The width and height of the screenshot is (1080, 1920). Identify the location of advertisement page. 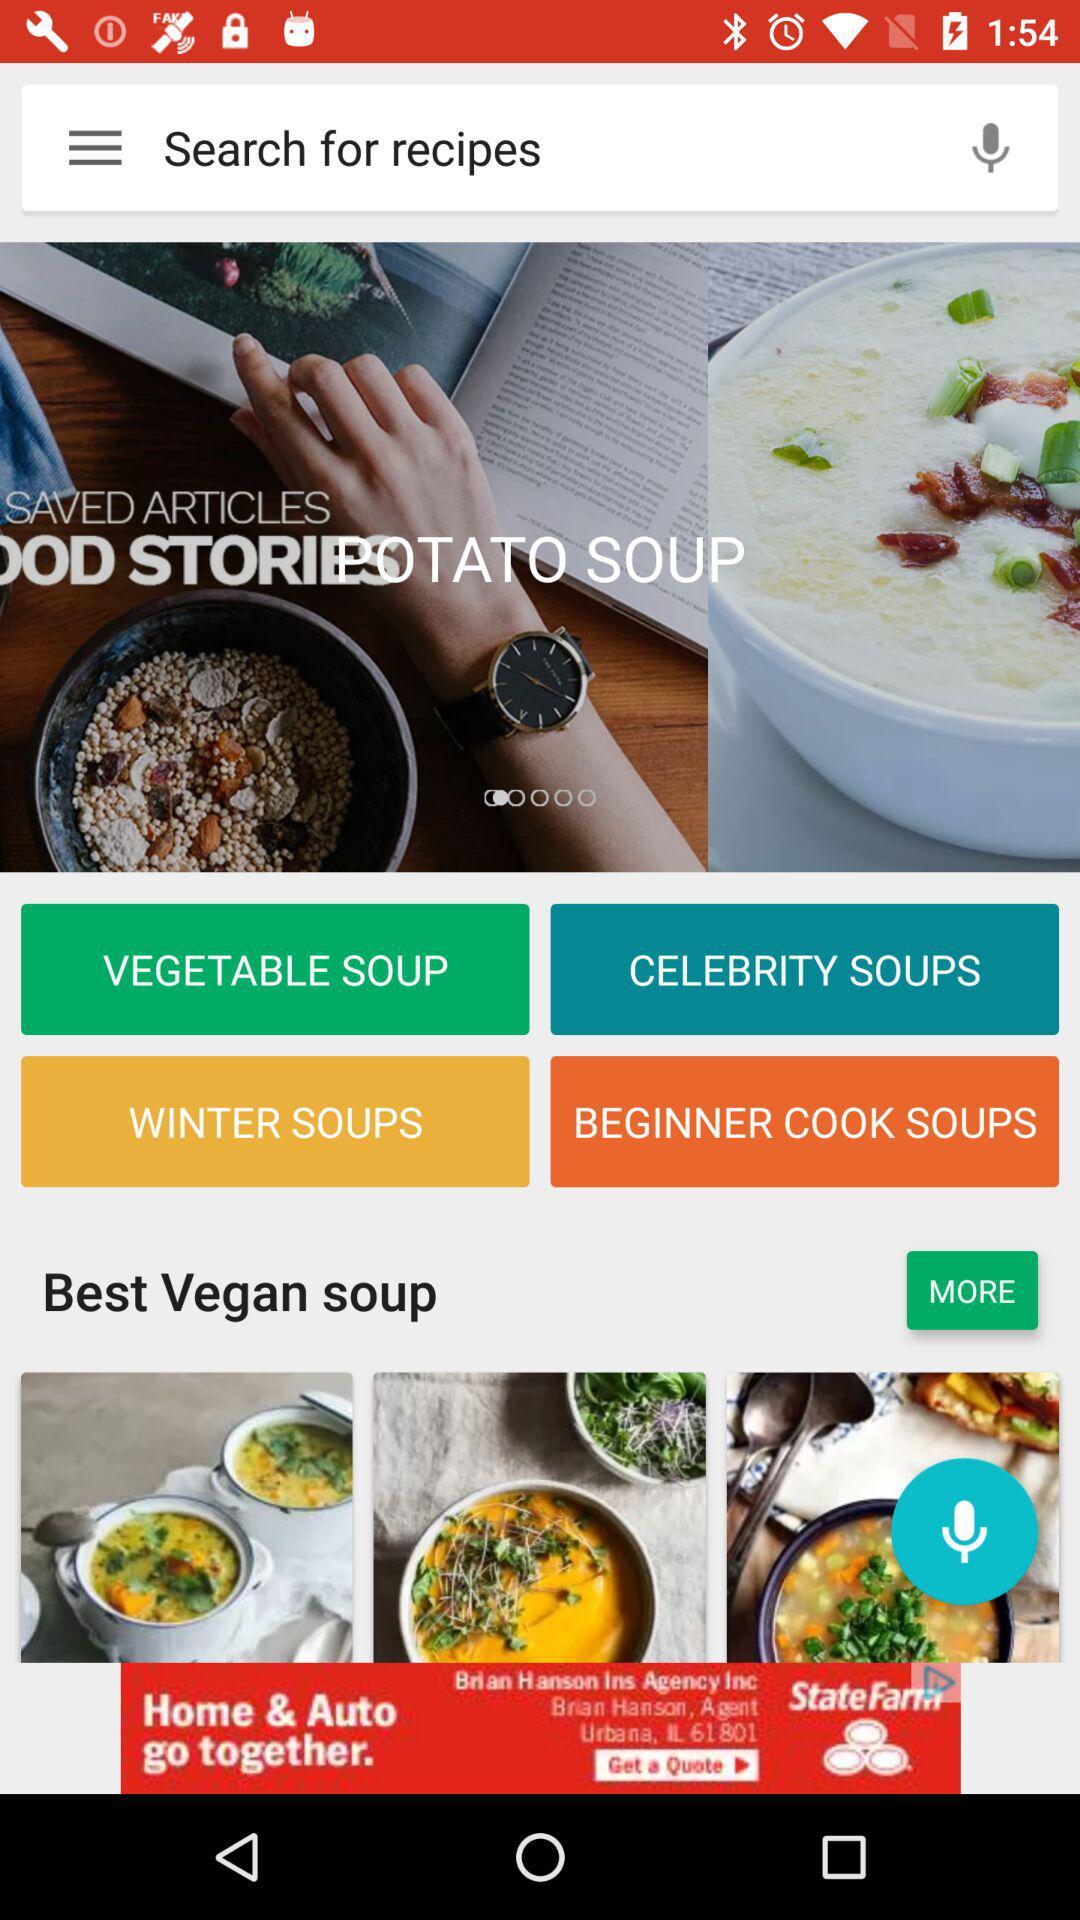
(540, 557).